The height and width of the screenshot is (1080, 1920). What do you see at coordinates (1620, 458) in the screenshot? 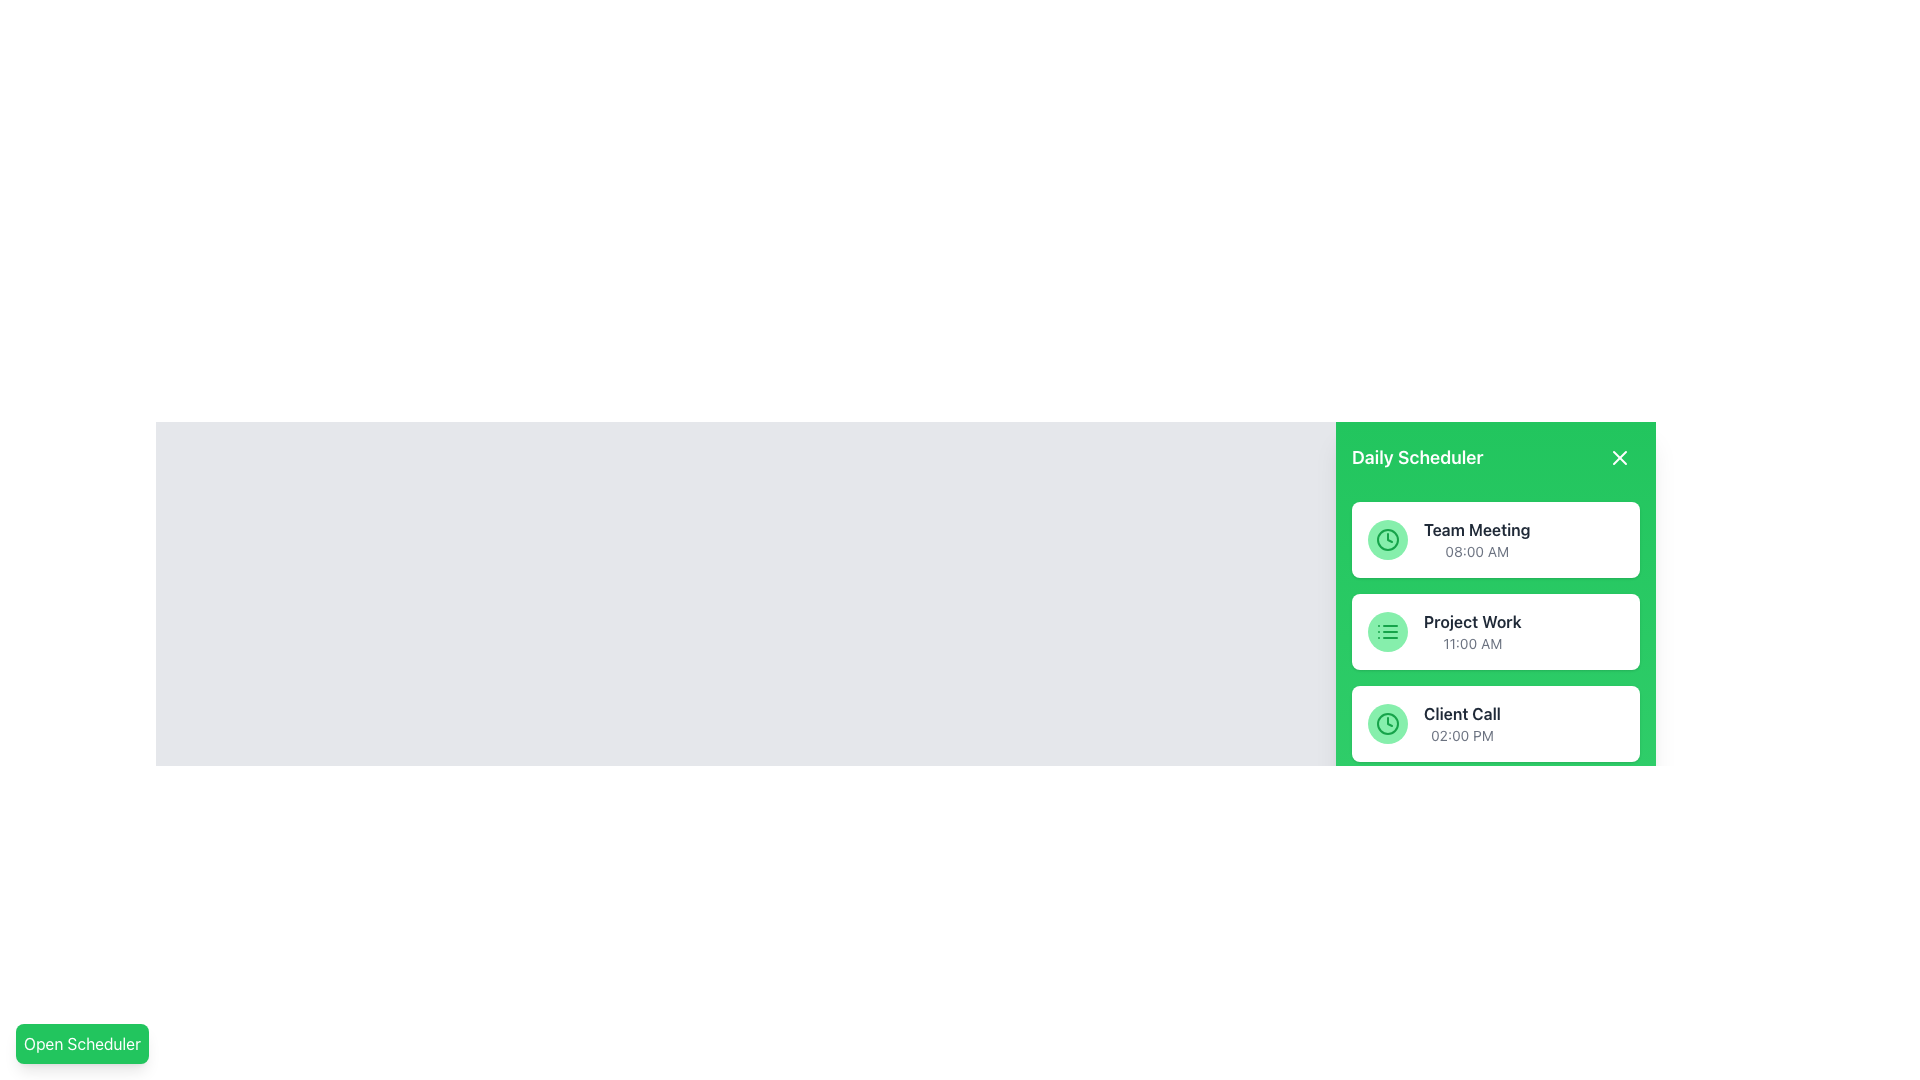
I see `the X/Close Button located at the top-right corner of the 'Daily Scheduler' panel` at bounding box center [1620, 458].